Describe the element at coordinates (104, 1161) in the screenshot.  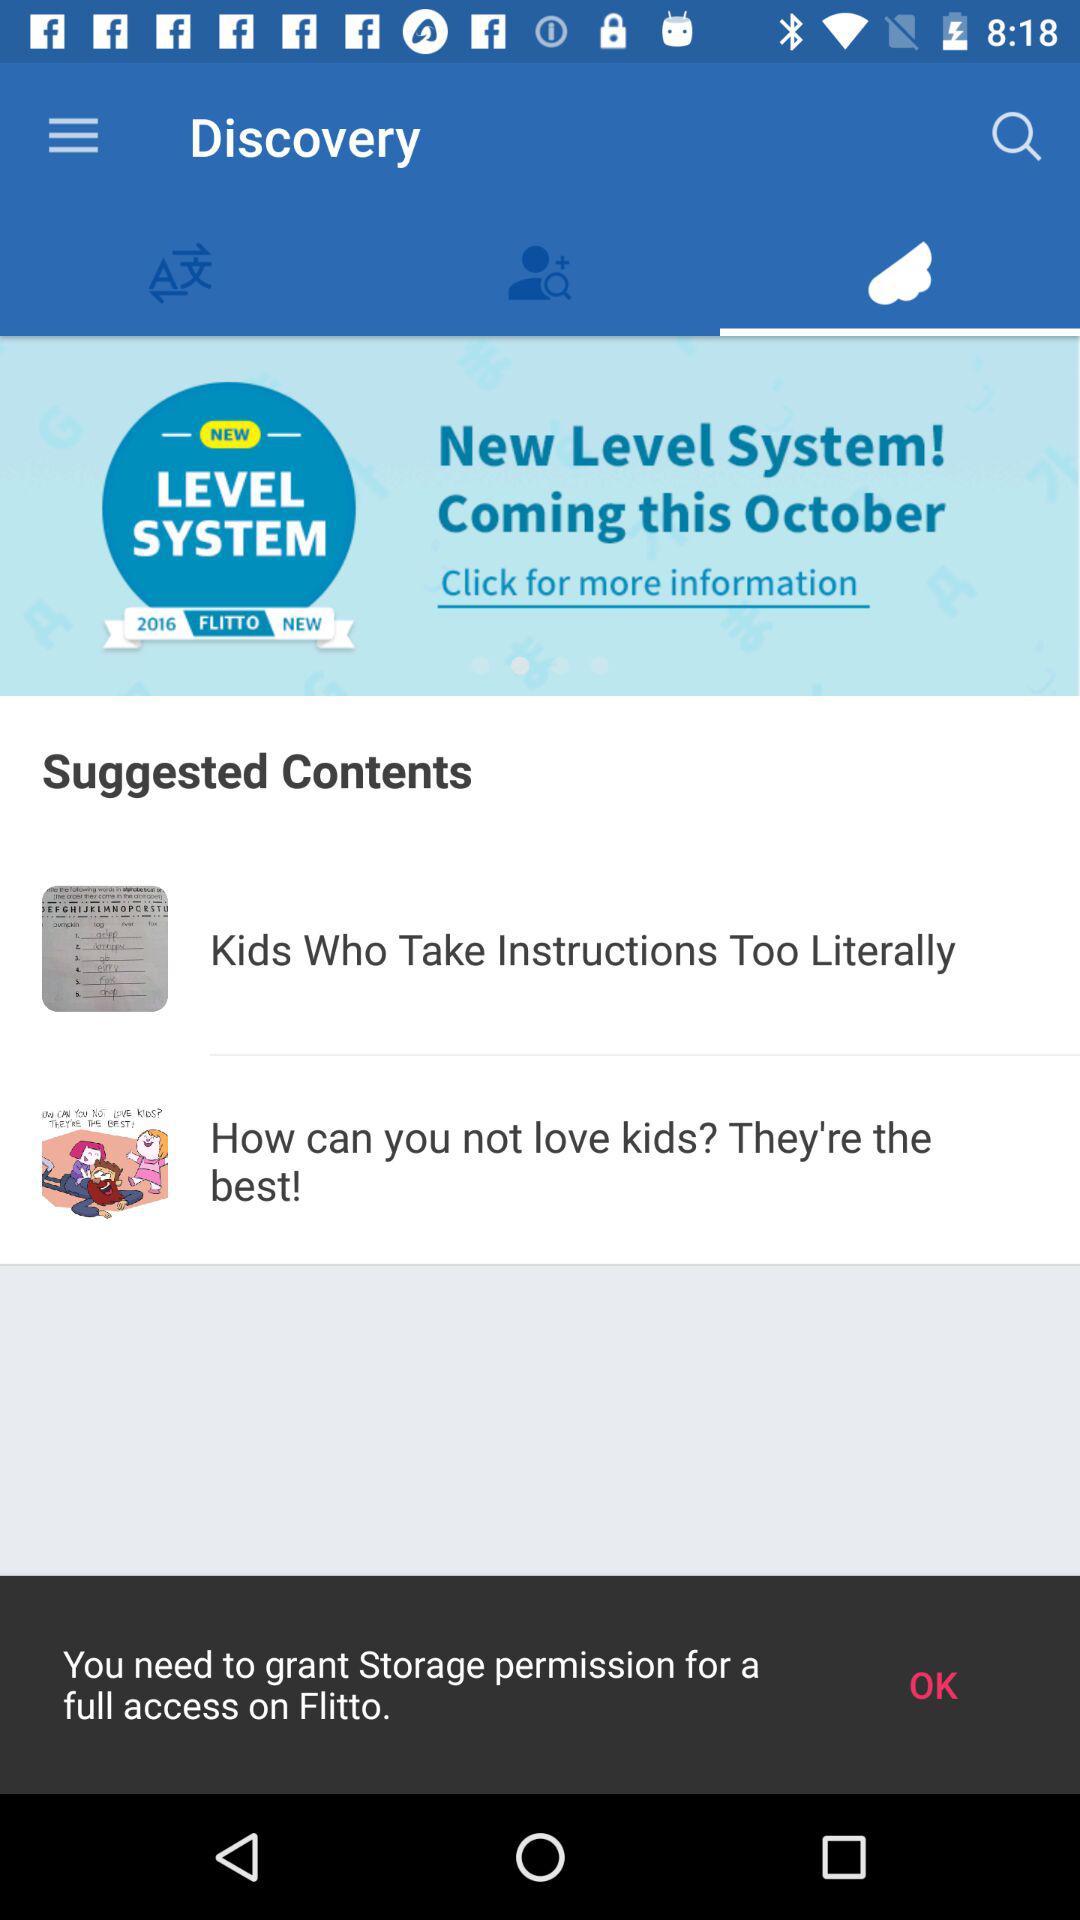
I see `the app to the left of how can you item` at that location.